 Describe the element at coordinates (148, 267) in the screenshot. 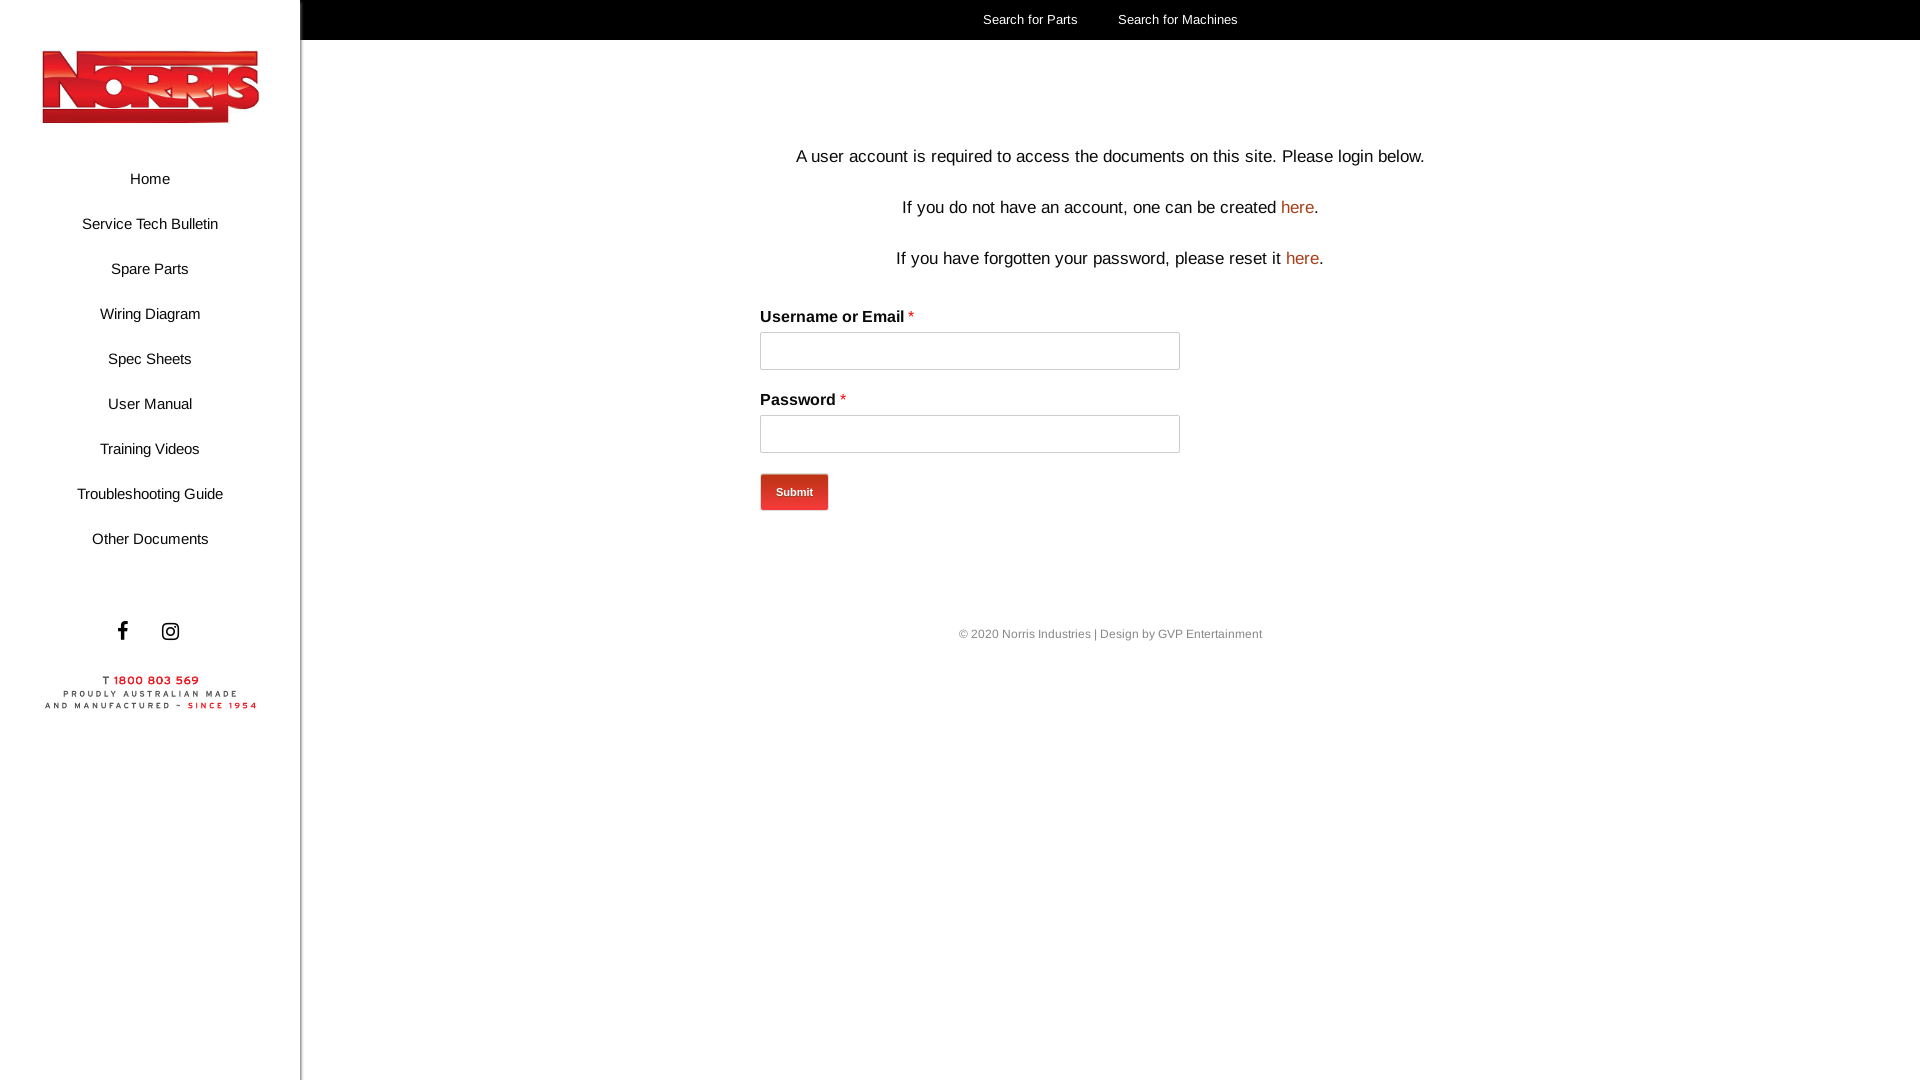

I see `'Spare Parts'` at that location.